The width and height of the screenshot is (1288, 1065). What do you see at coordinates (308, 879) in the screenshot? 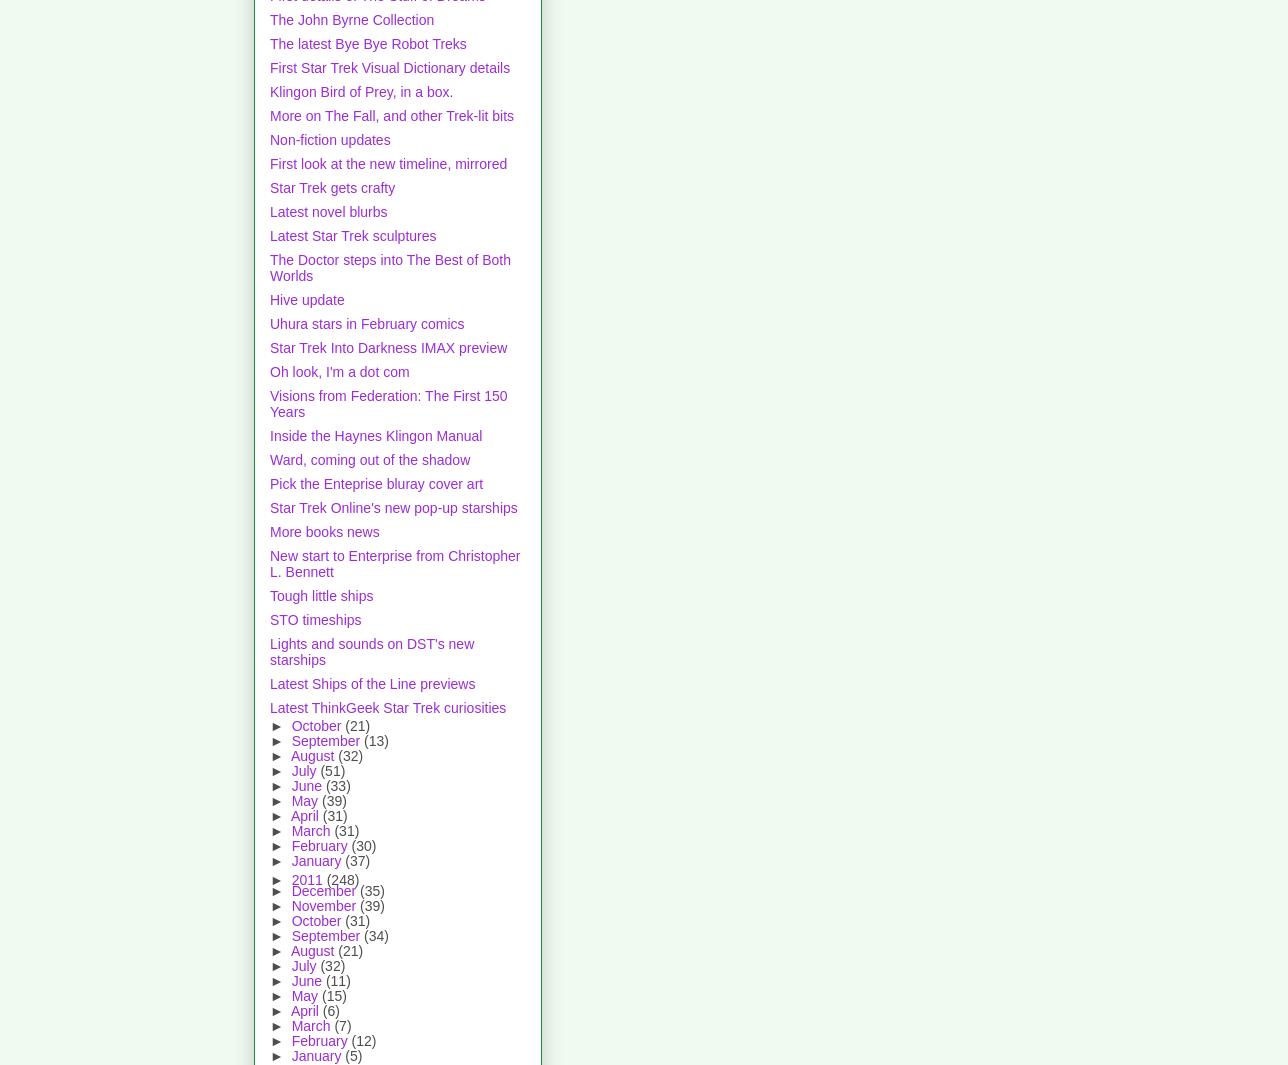
I see `'2011'` at bounding box center [308, 879].